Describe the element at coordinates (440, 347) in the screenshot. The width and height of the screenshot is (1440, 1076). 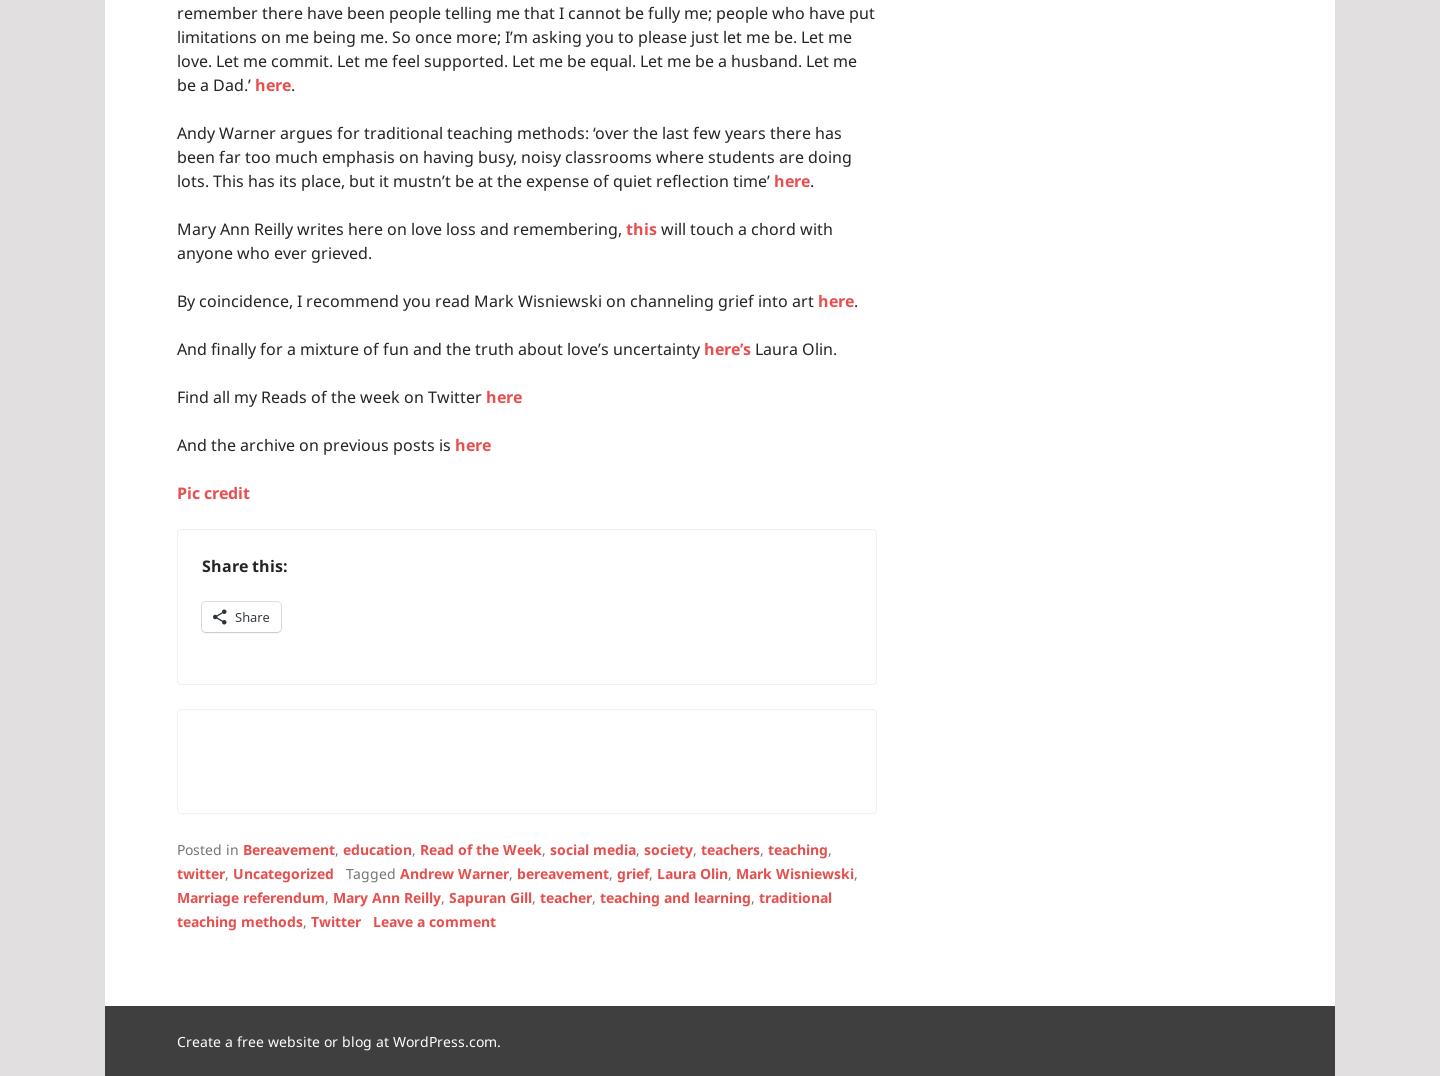
I see `'And finally for a mixture of fun and the truth about love’s uncertainty'` at that location.